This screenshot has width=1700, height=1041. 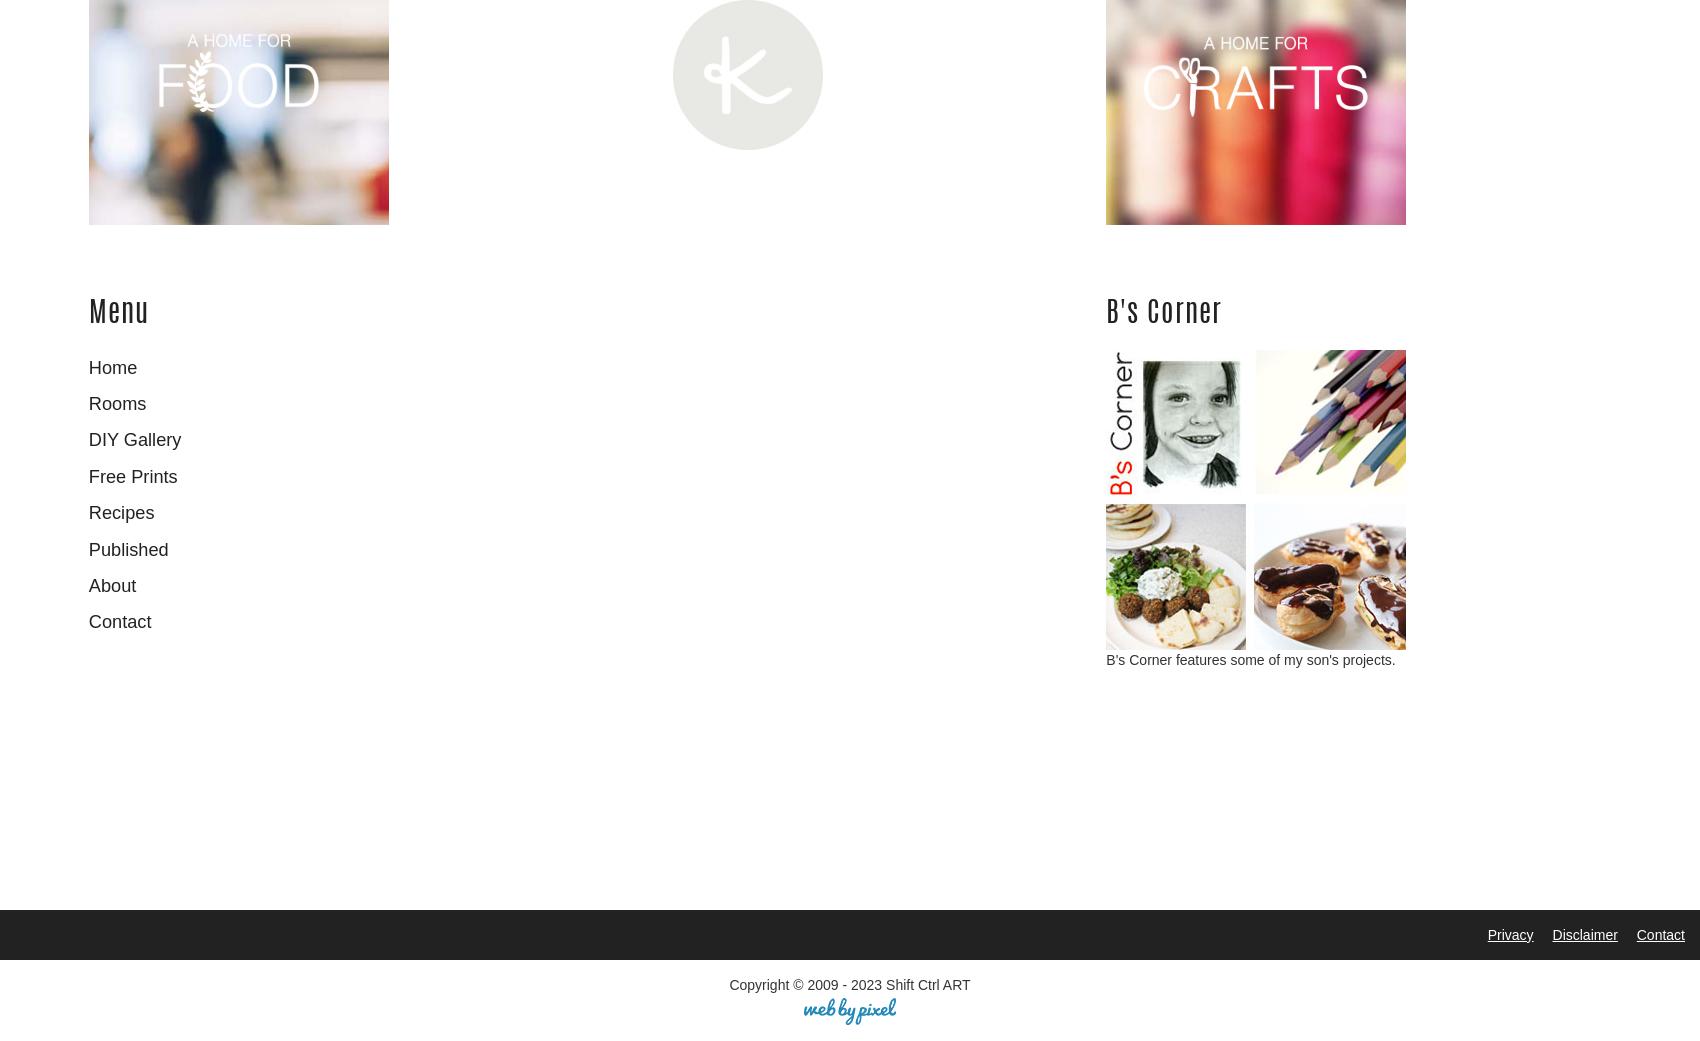 I want to click on 'Menu', so click(x=88, y=313).